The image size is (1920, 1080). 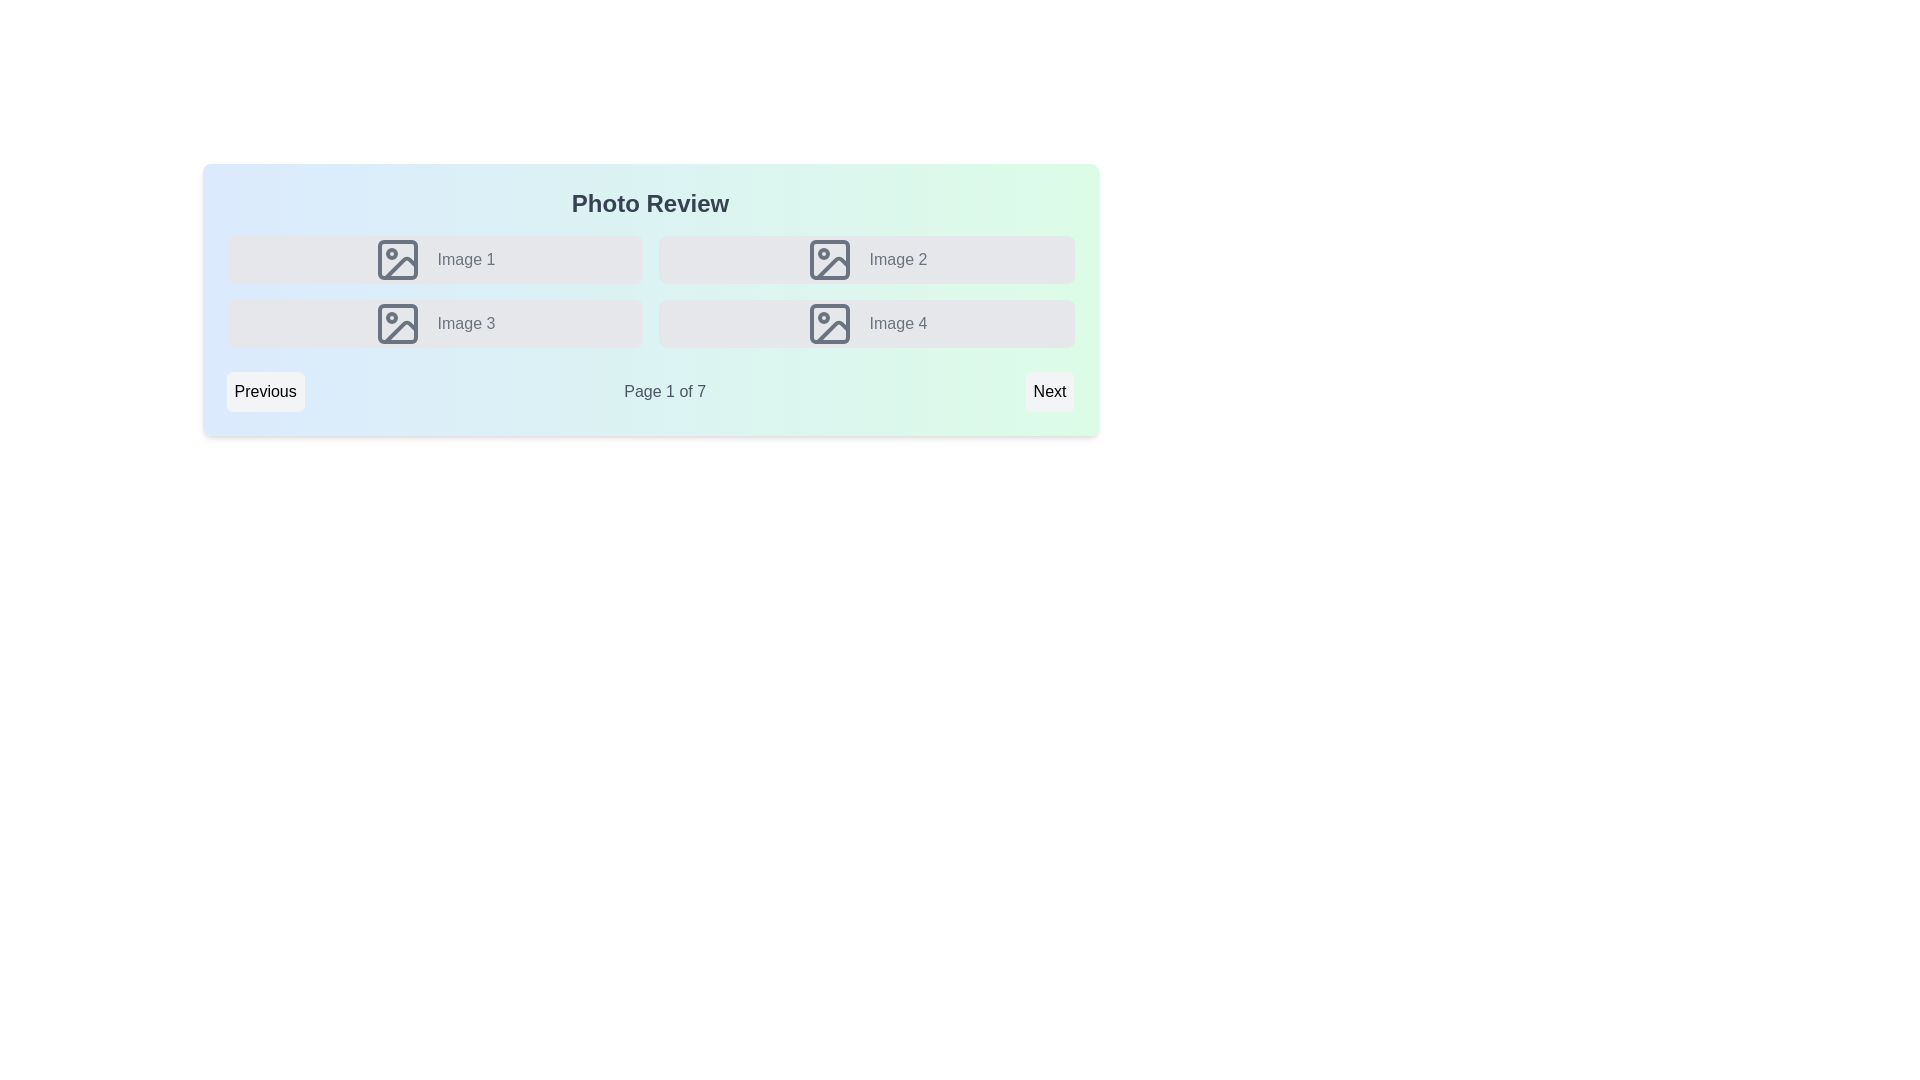 I want to click on the static rectangular shape with rounded corners that serves as a backdrop for an image symbol, located in the top-left position of the grid layout, so click(x=397, y=258).